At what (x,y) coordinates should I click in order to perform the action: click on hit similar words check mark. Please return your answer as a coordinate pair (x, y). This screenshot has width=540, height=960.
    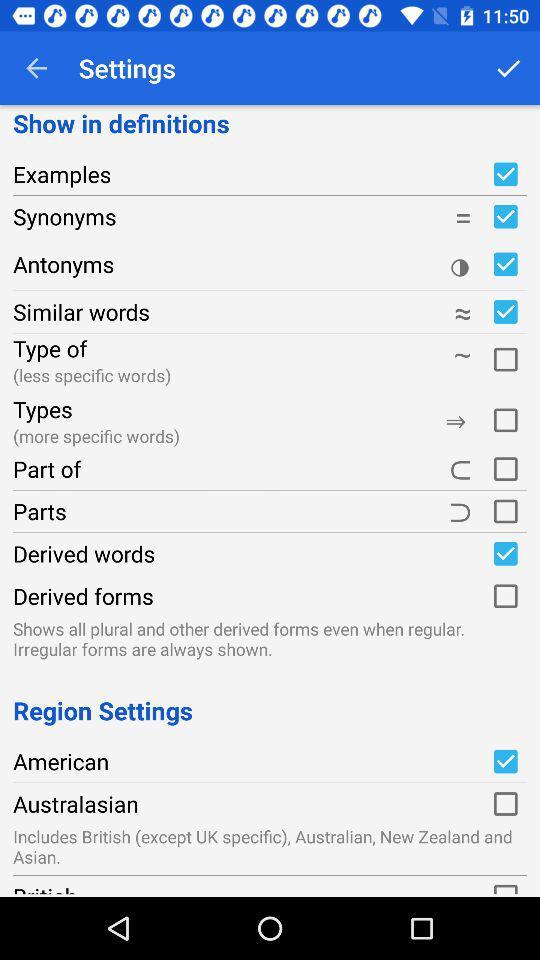
    Looking at the image, I should click on (504, 312).